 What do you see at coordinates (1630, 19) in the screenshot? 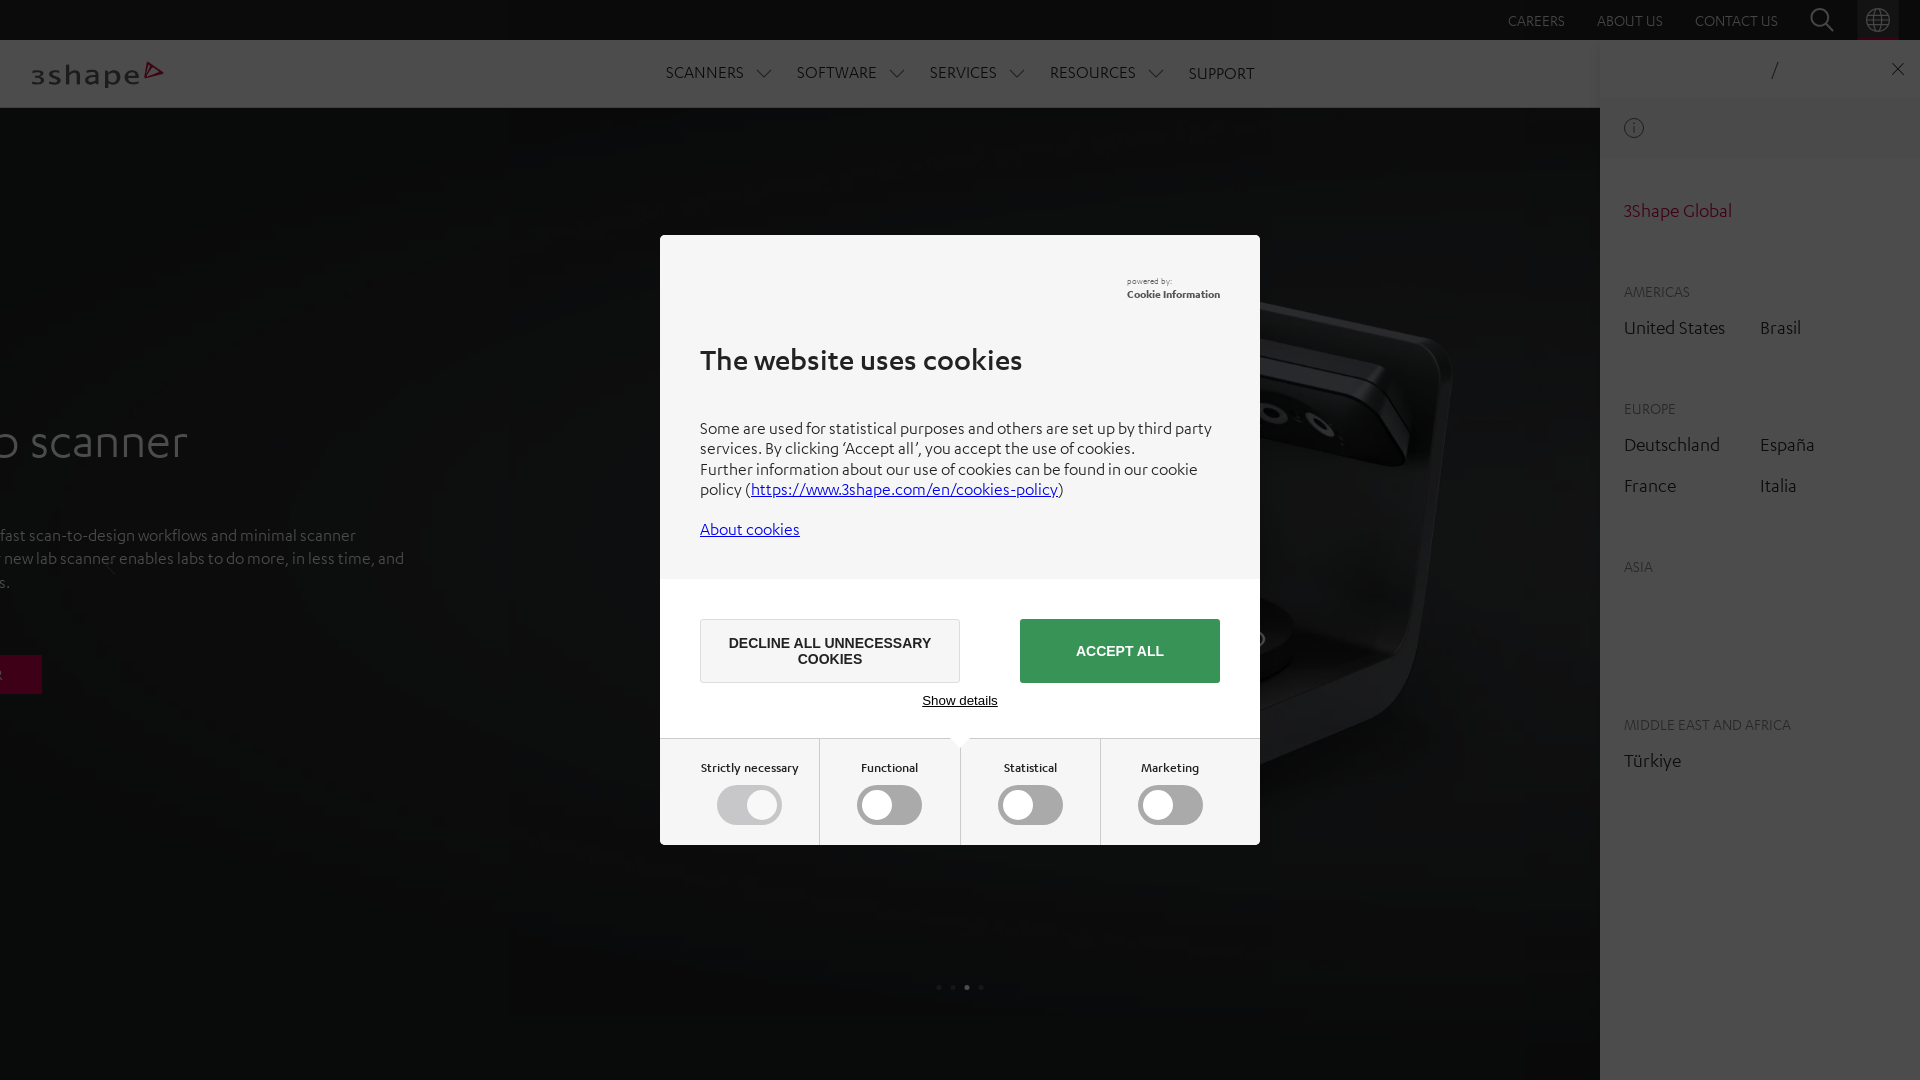
I see `'ABOUT US'` at bounding box center [1630, 19].